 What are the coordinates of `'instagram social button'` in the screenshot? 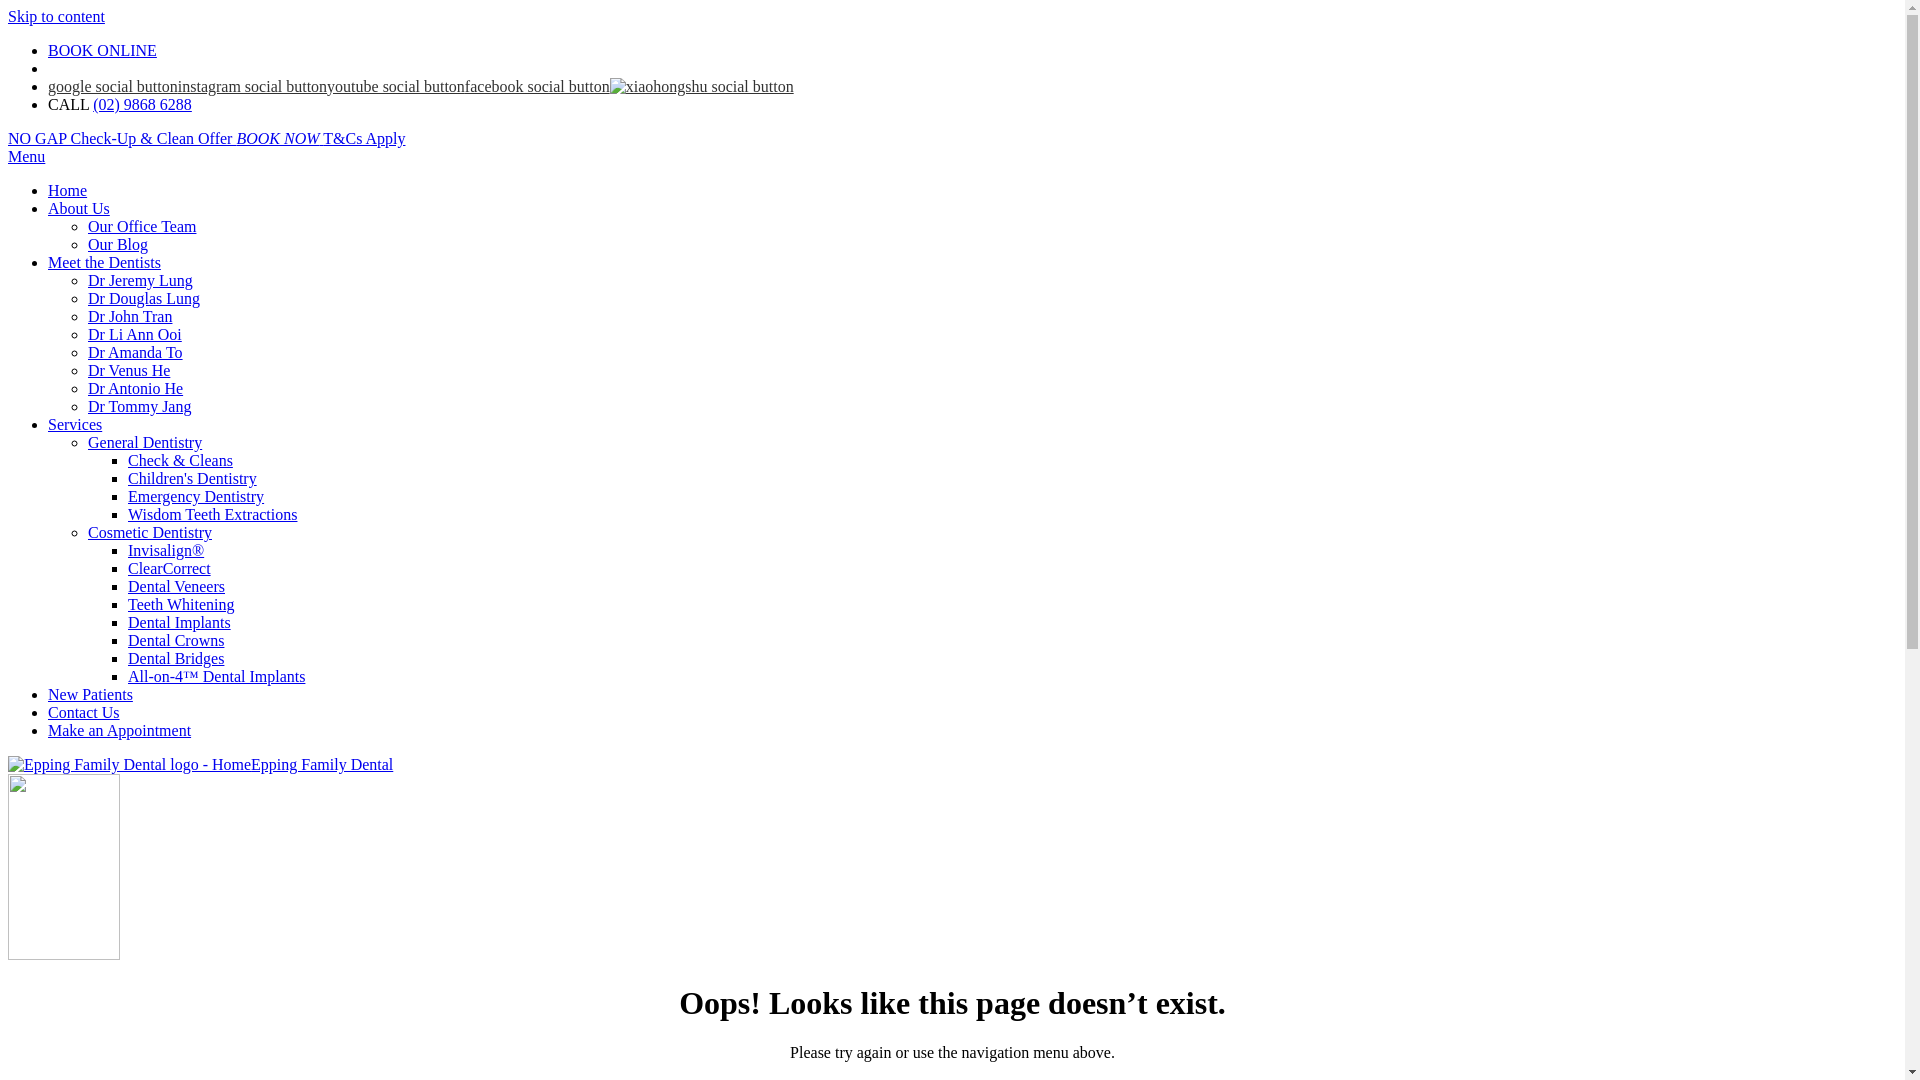 It's located at (251, 85).